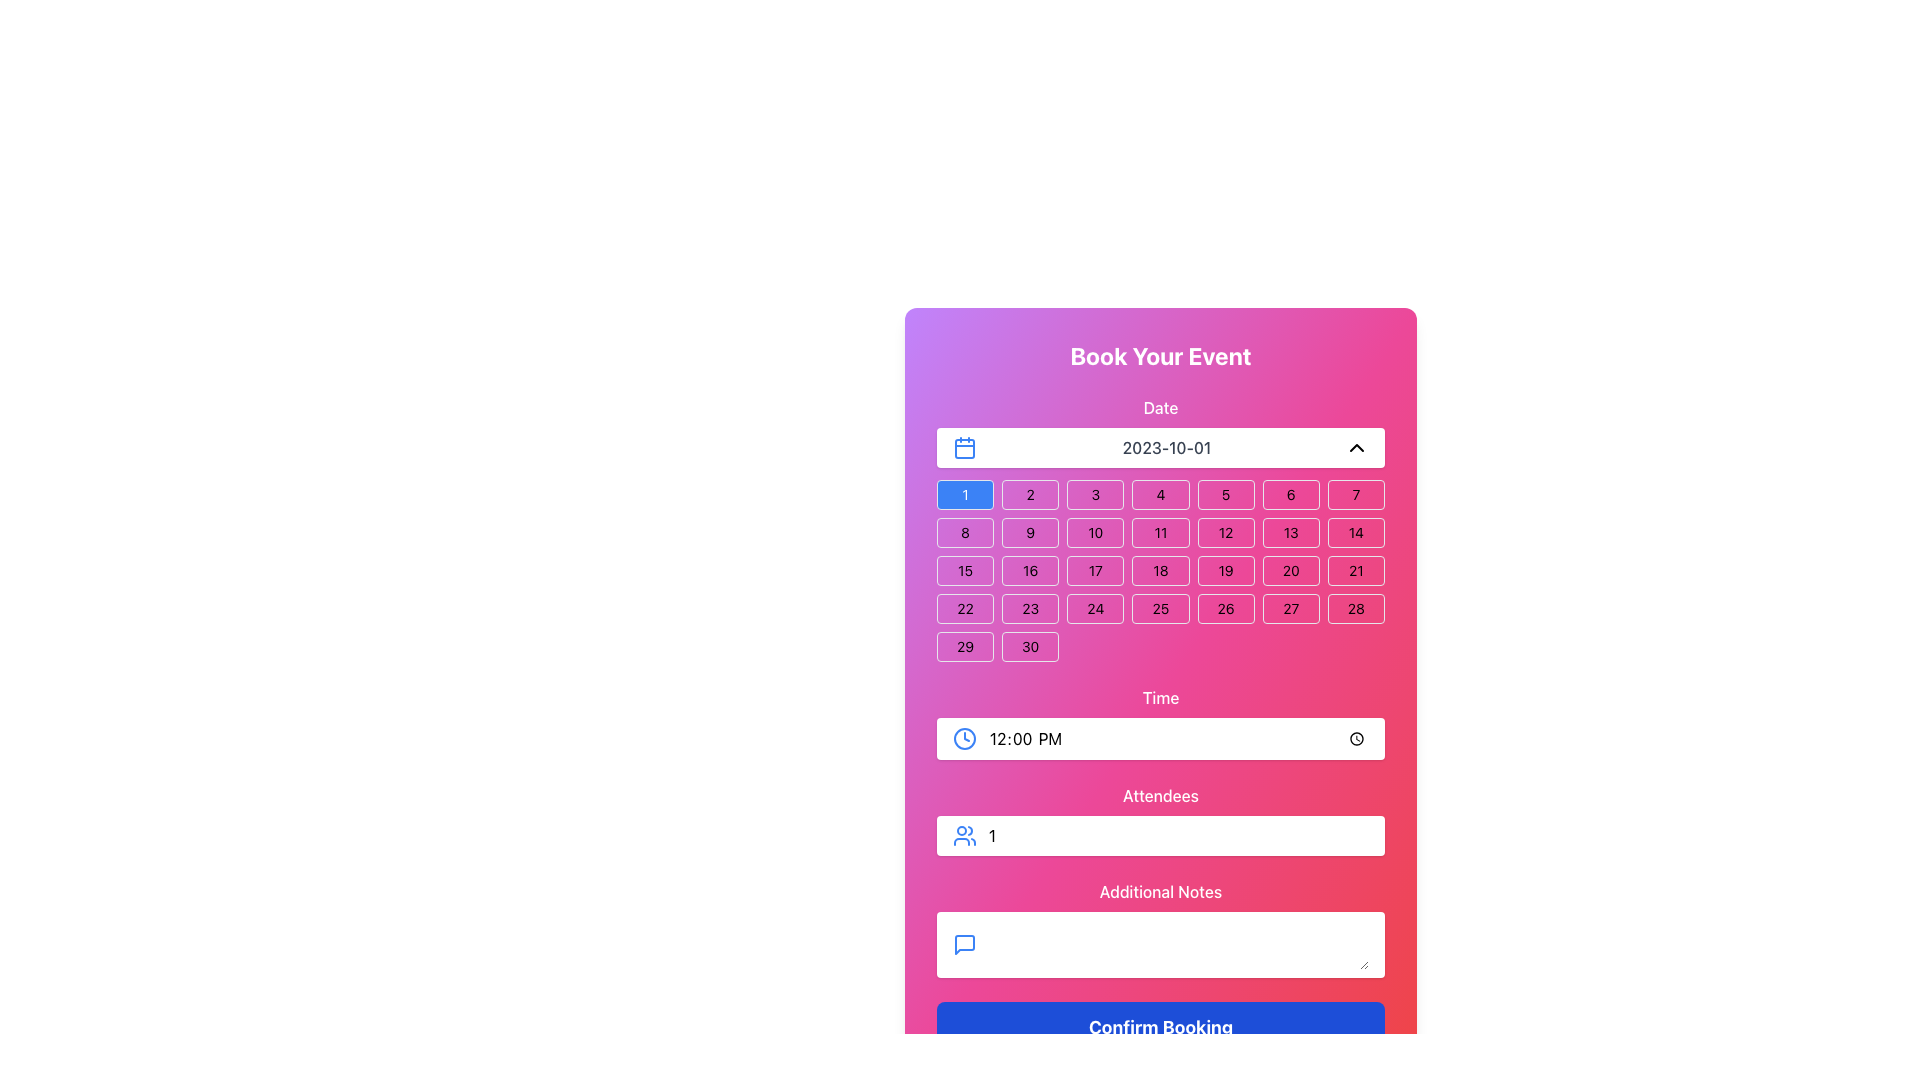 This screenshot has height=1080, width=1920. Describe the element at coordinates (965, 647) in the screenshot. I see `the rectangular button with rounded corners that has a pink background and displays the number '29' in bold black text, located in the last row of the calendar grid` at that location.